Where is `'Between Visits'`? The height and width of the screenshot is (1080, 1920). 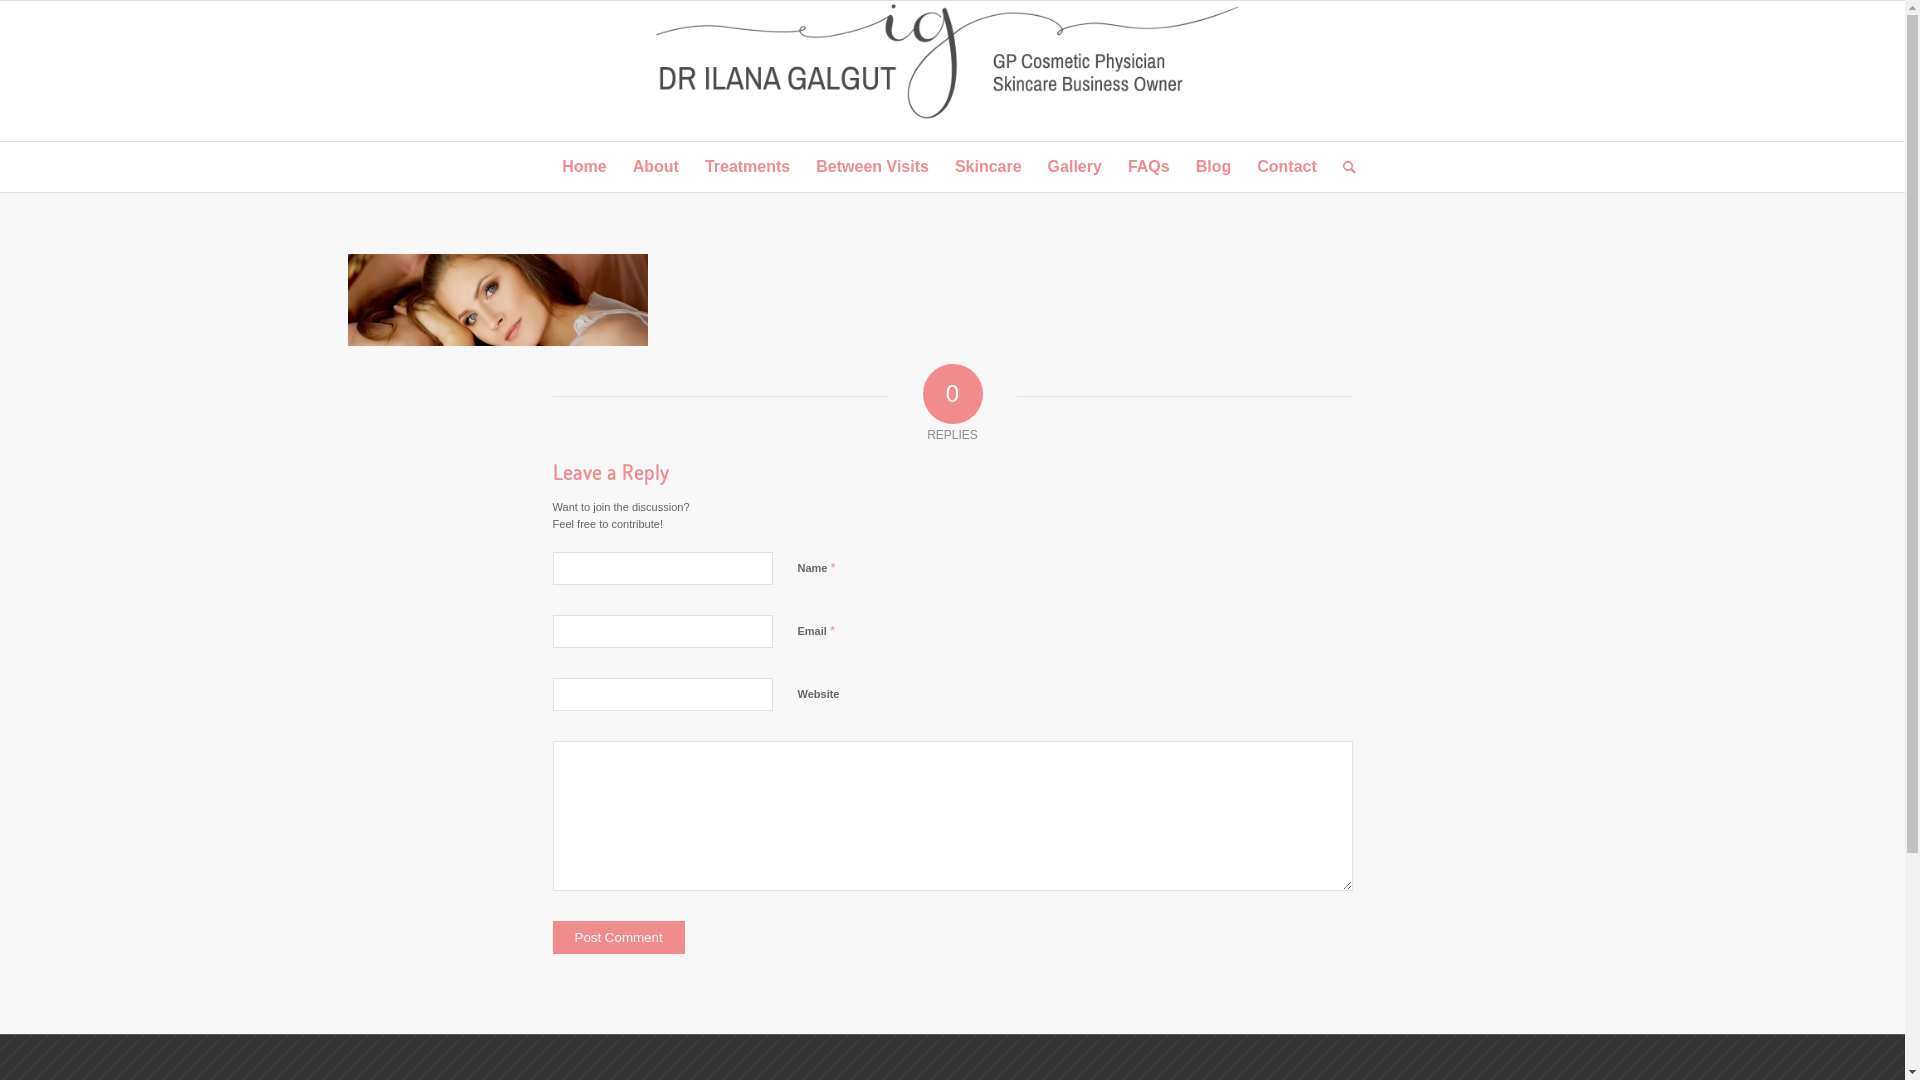 'Between Visits' is located at coordinates (872, 165).